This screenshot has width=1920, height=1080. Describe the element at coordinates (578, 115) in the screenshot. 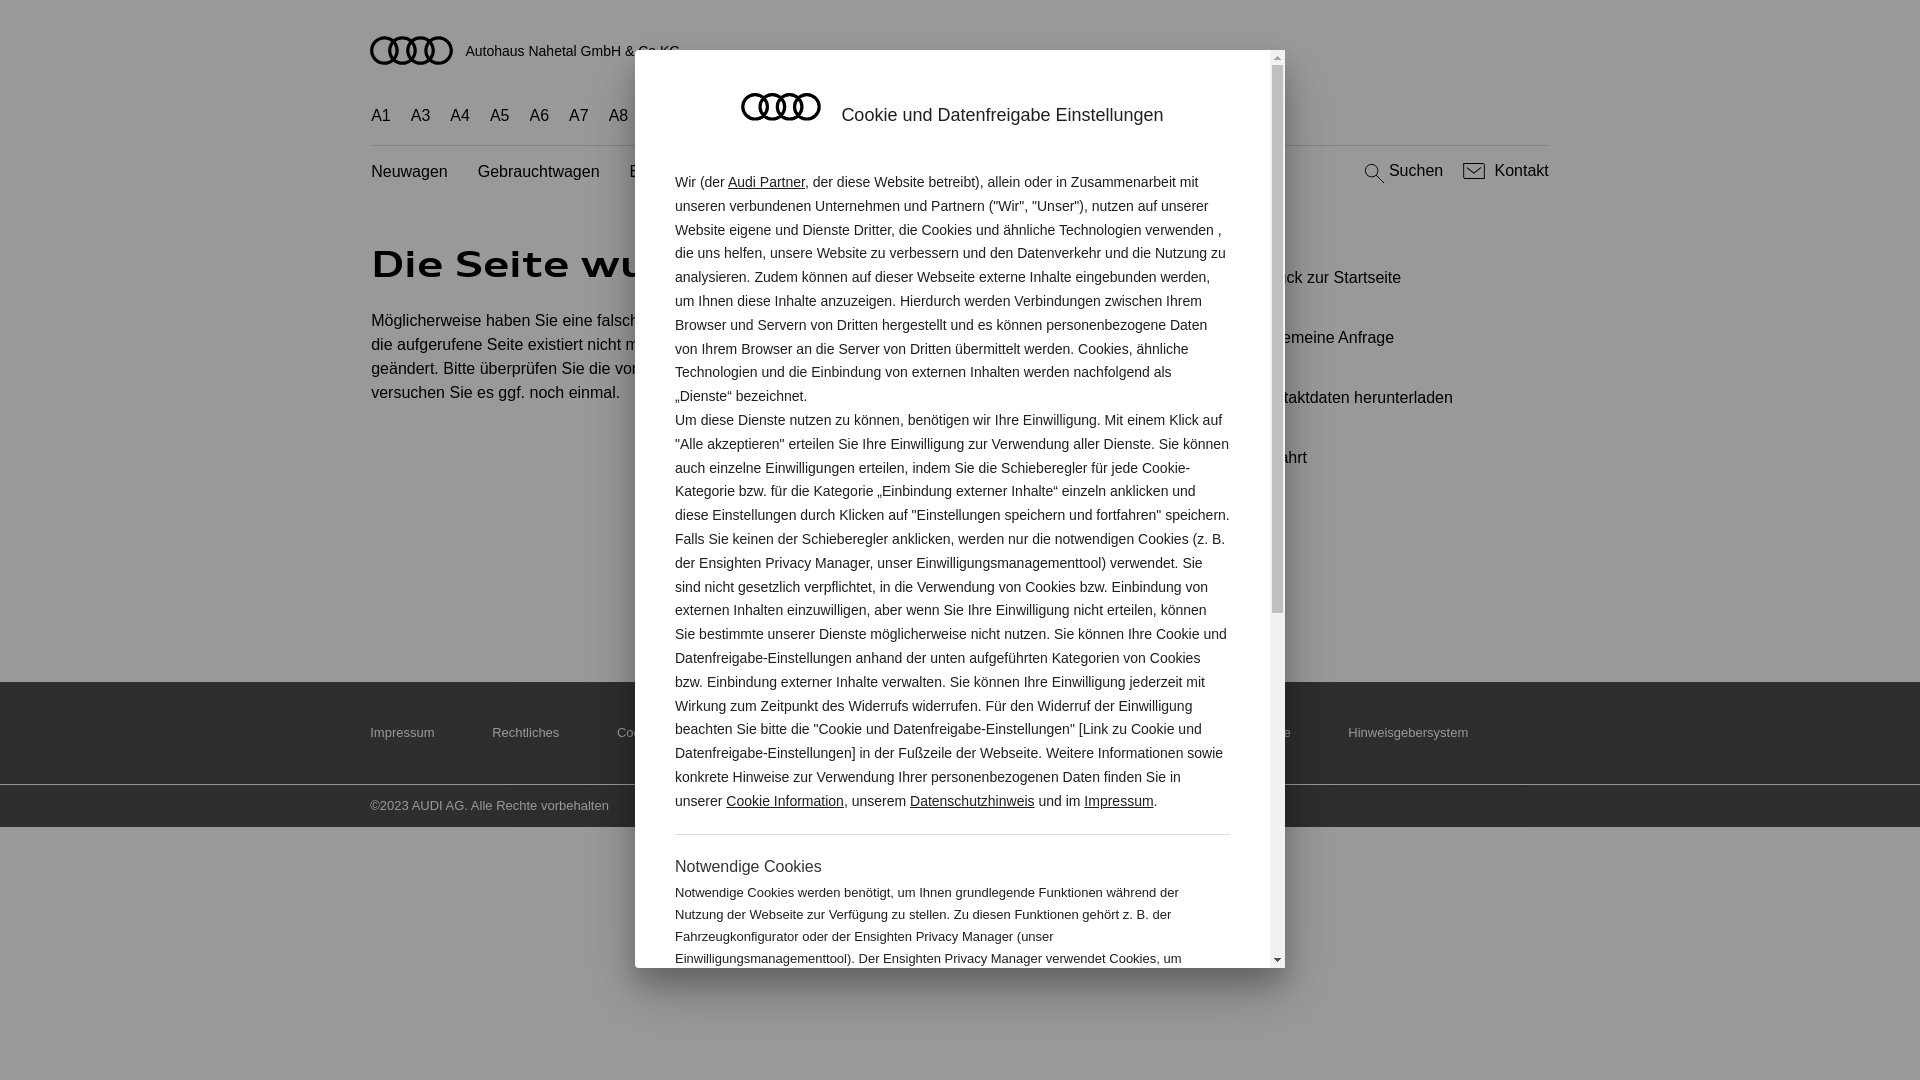

I see `'A7'` at that location.